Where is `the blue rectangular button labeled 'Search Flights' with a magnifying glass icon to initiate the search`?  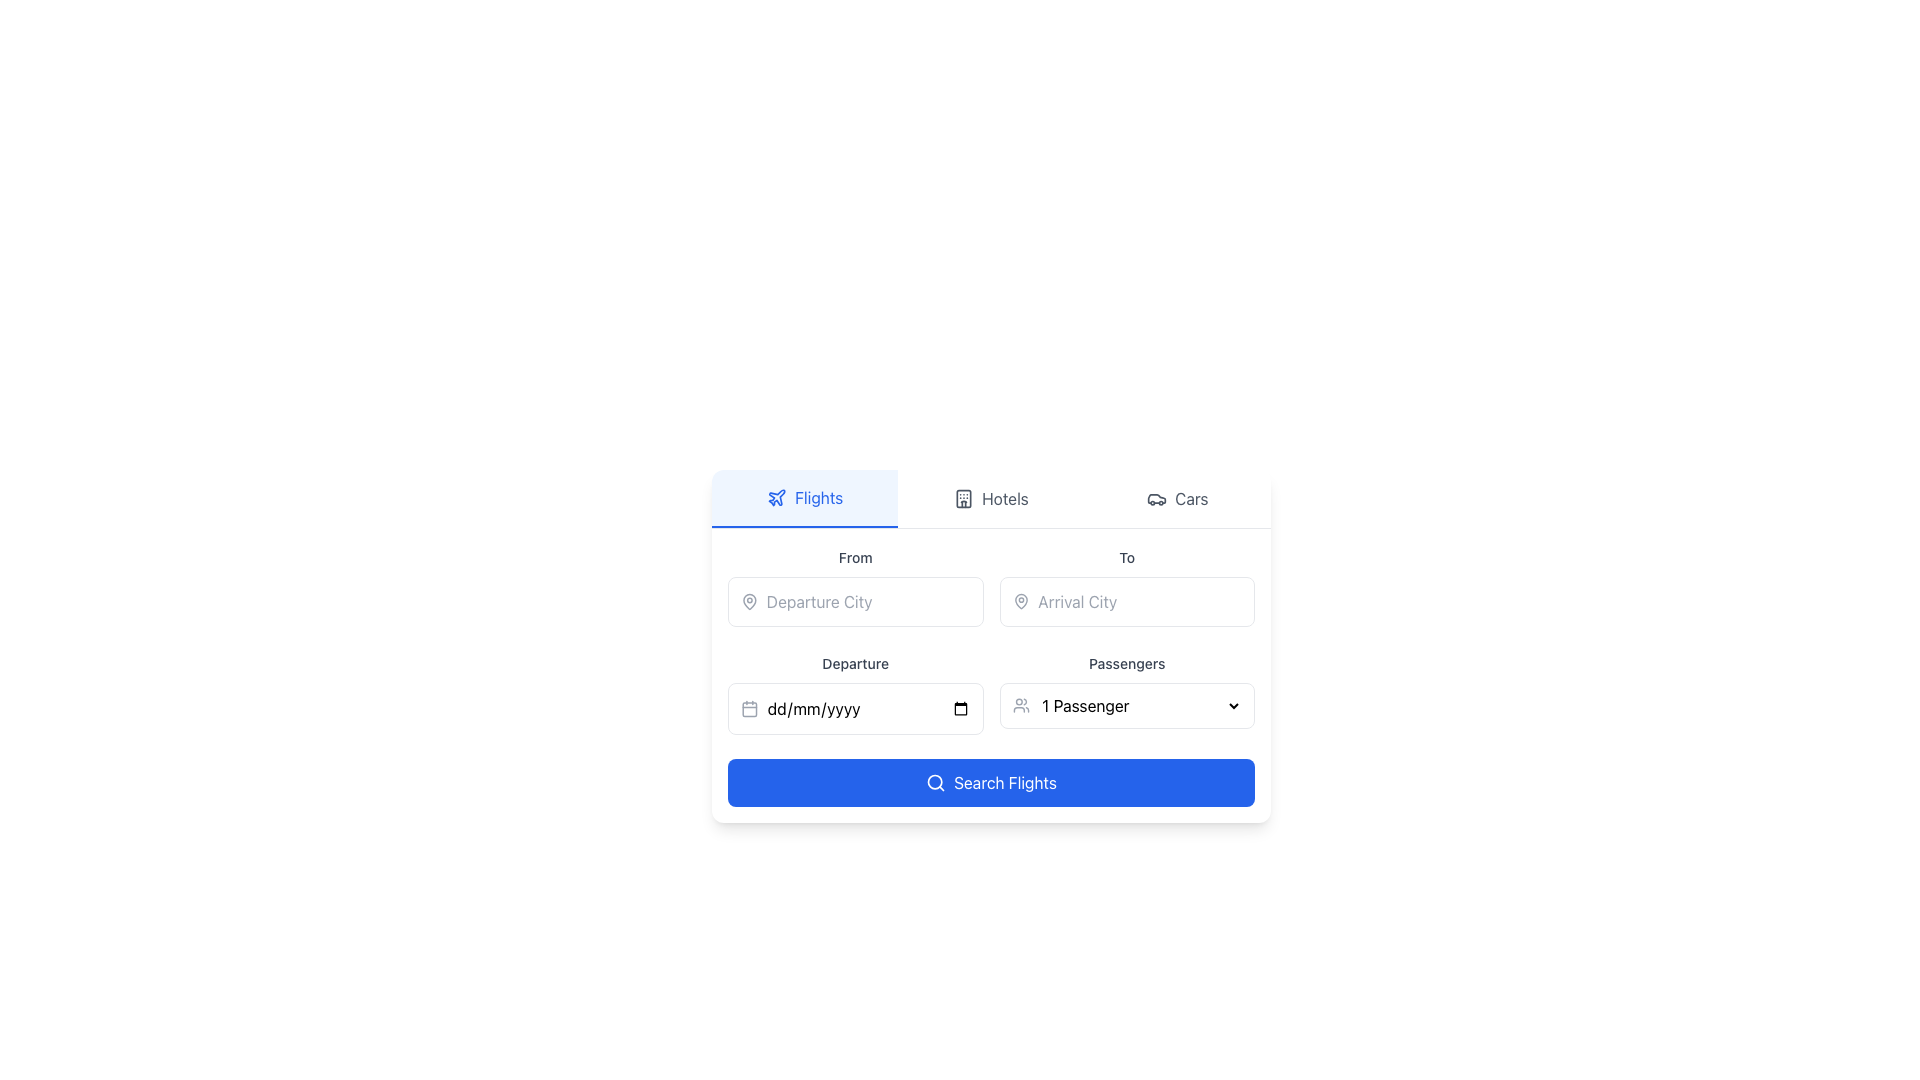 the blue rectangular button labeled 'Search Flights' with a magnifying glass icon to initiate the search is located at coordinates (991, 782).